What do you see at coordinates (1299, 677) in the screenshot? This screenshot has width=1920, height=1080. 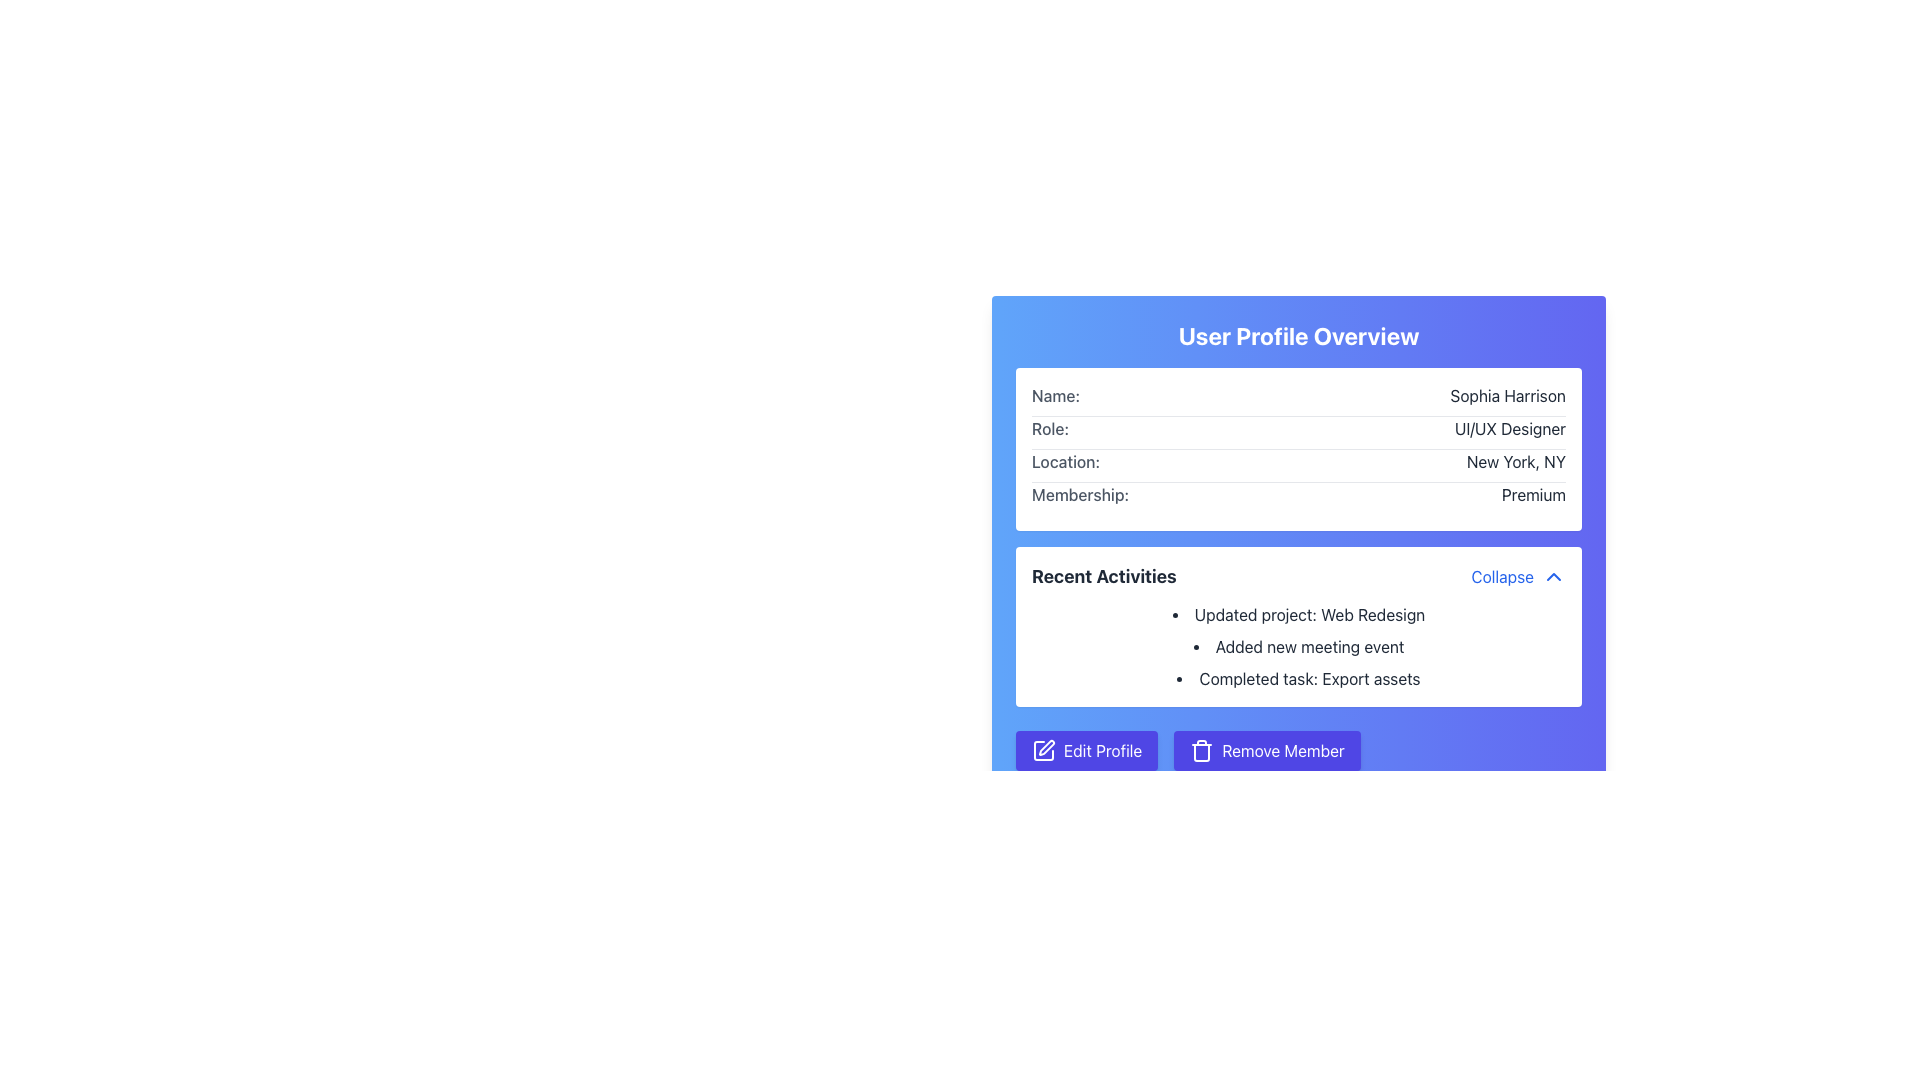 I see `the text label displaying 'Completed task: Export assets' in the 'Recent Activities' section` at bounding box center [1299, 677].